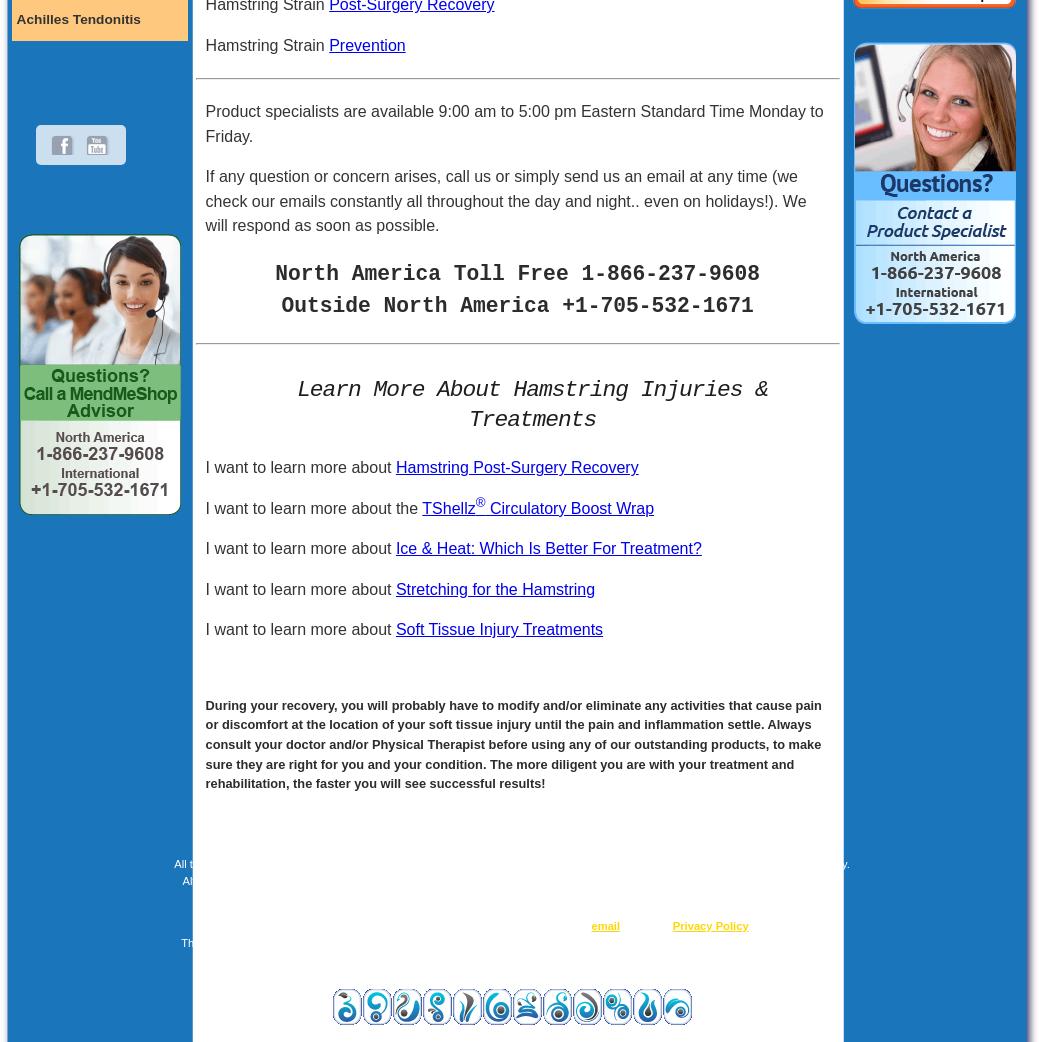 Image resolution: width=1039 pixels, height=1042 pixels. Describe the element at coordinates (430, 925) in the screenshot. I see `'For more information, call us via: 1-866-237-9608 or send us an'` at that location.